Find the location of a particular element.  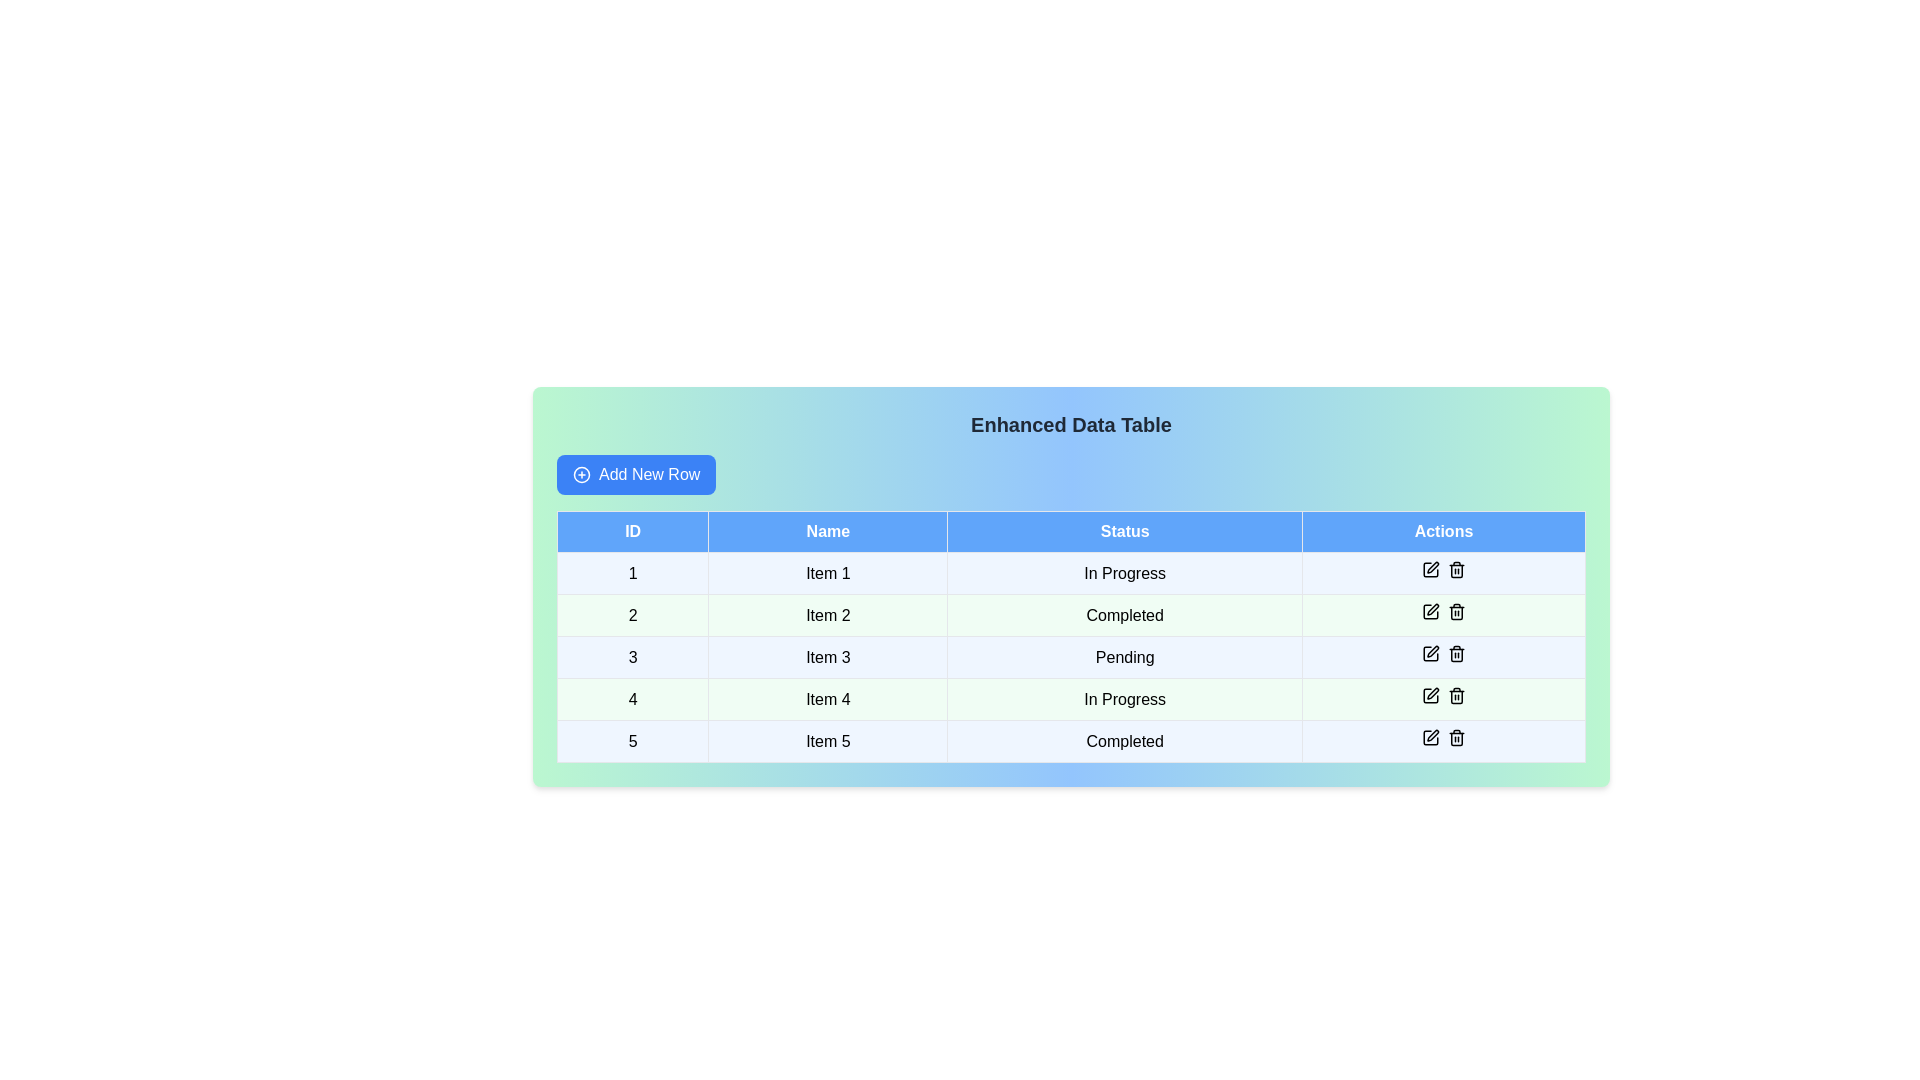

the SVG pen and paper icon located in the top right corner of the 'Actions' column for 'Item 1' in the 'Enhanced Data Table' to initiate editing is located at coordinates (1429, 570).